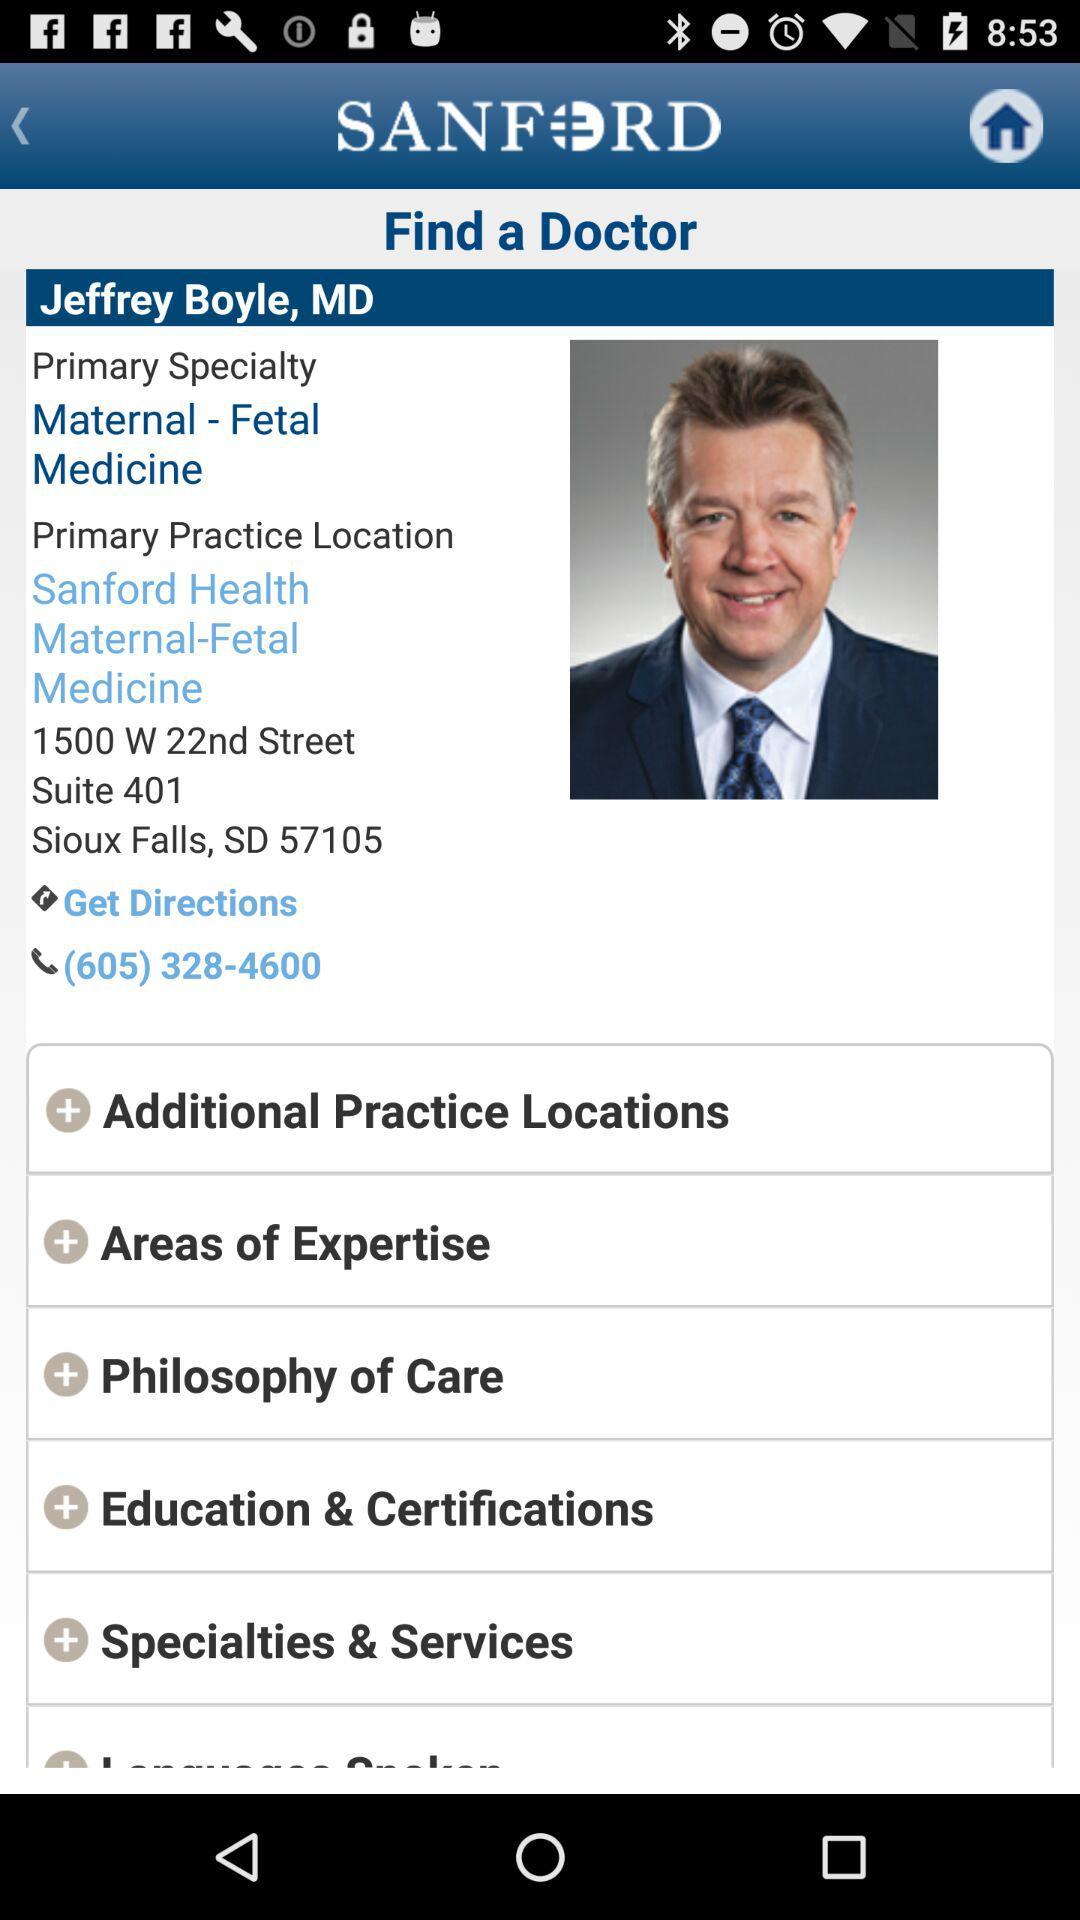 Image resolution: width=1080 pixels, height=1920 pixels. Describe the element at coordinates (242, 635) in the screenshot. I see `the sanford health maternal` at that location.